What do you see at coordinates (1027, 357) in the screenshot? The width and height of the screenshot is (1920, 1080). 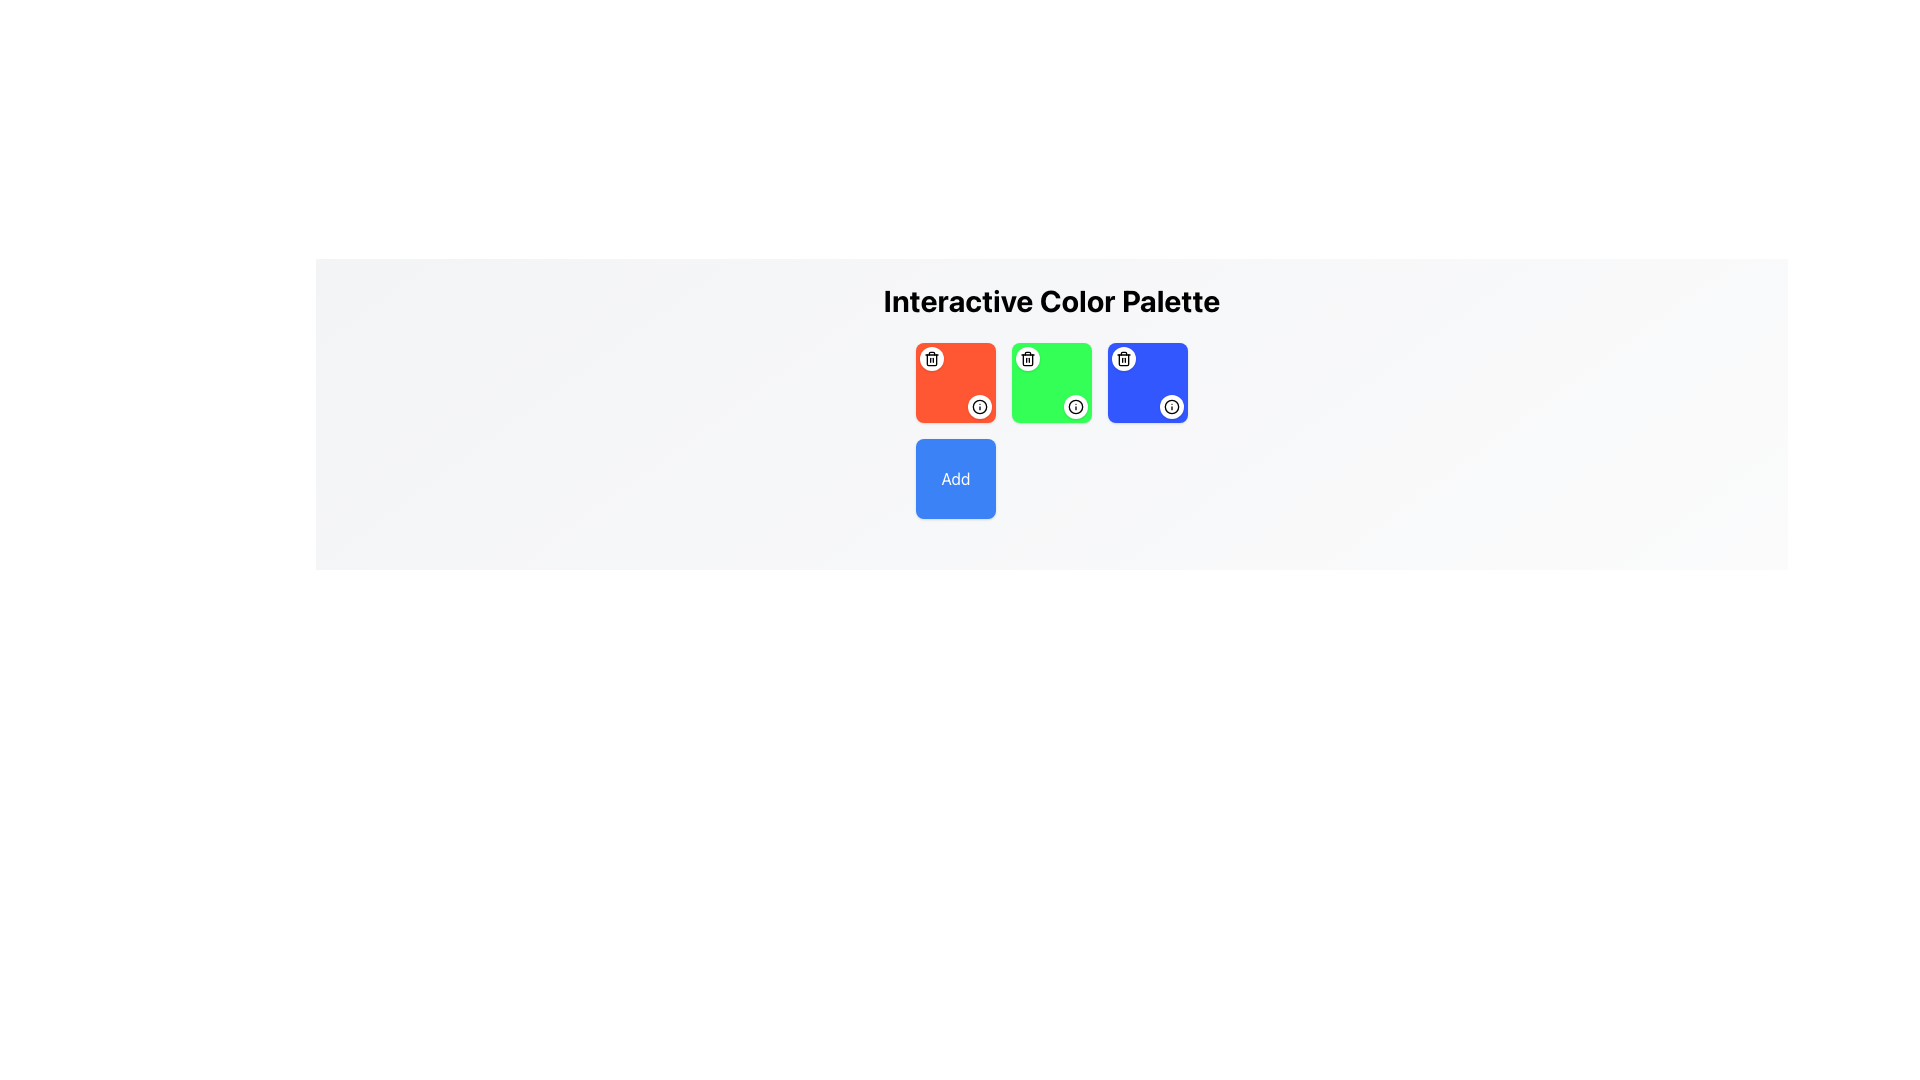 I see `the circular icon button with a trash can icon located at the top-left corner of the green square in the grid` at bounding box center [1027, 357].